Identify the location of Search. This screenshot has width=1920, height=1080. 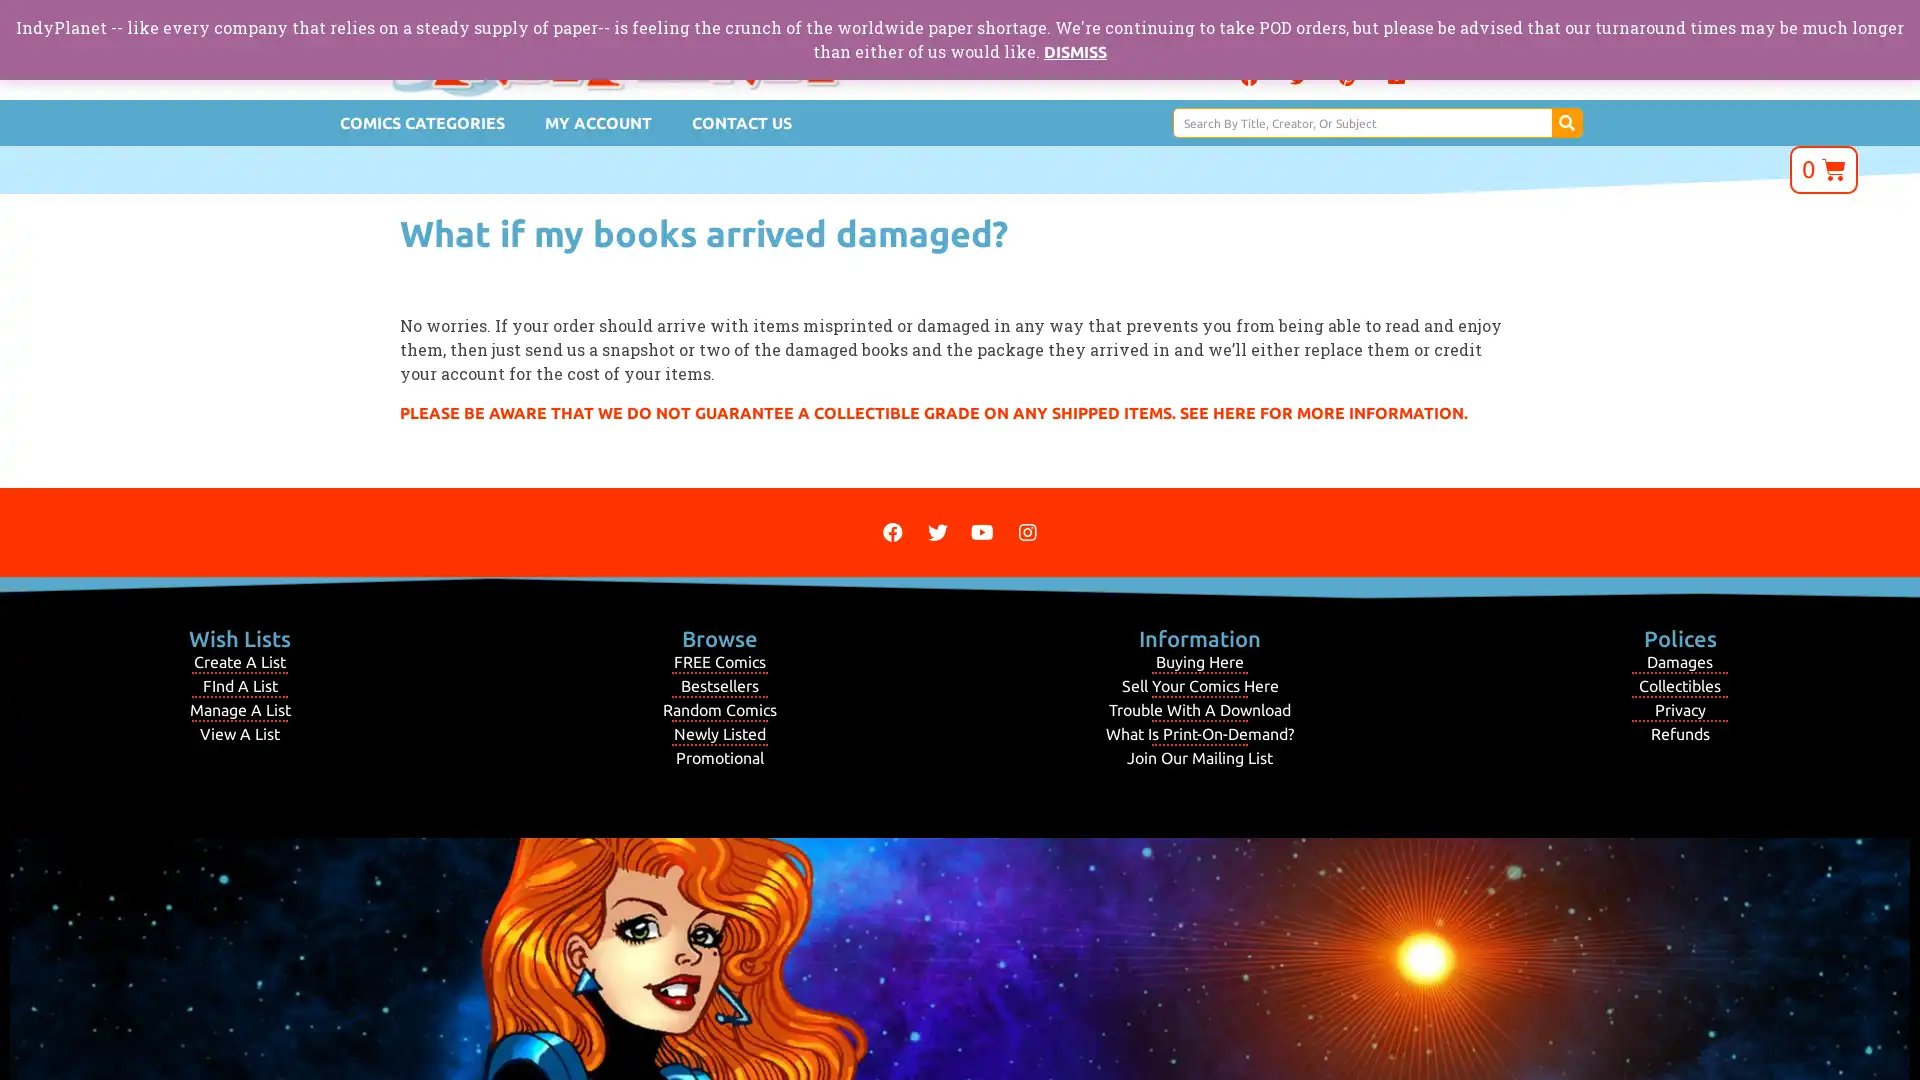
(1565, 123).